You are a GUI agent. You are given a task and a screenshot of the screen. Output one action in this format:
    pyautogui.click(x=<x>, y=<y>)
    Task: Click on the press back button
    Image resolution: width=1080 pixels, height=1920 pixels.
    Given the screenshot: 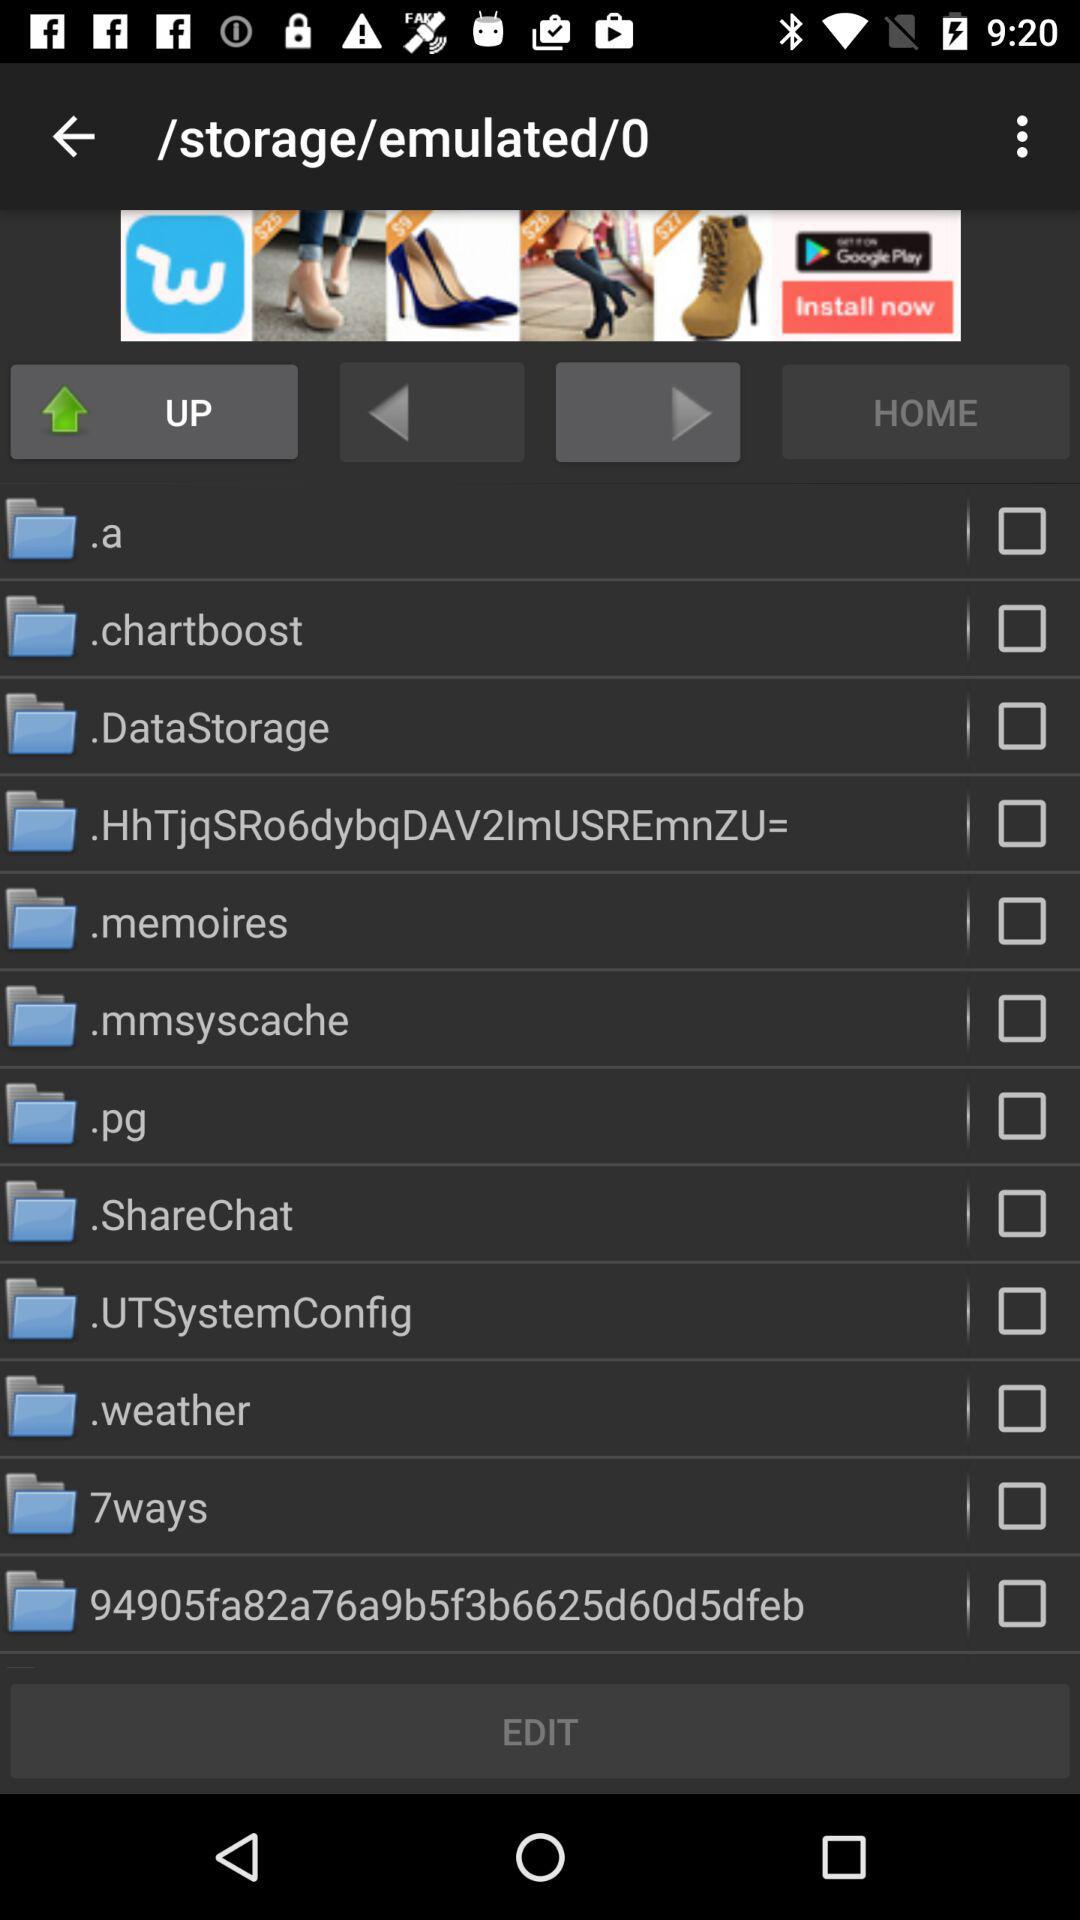 What is the action you would take?
    pyautogui.click(x=431, y=411)
    